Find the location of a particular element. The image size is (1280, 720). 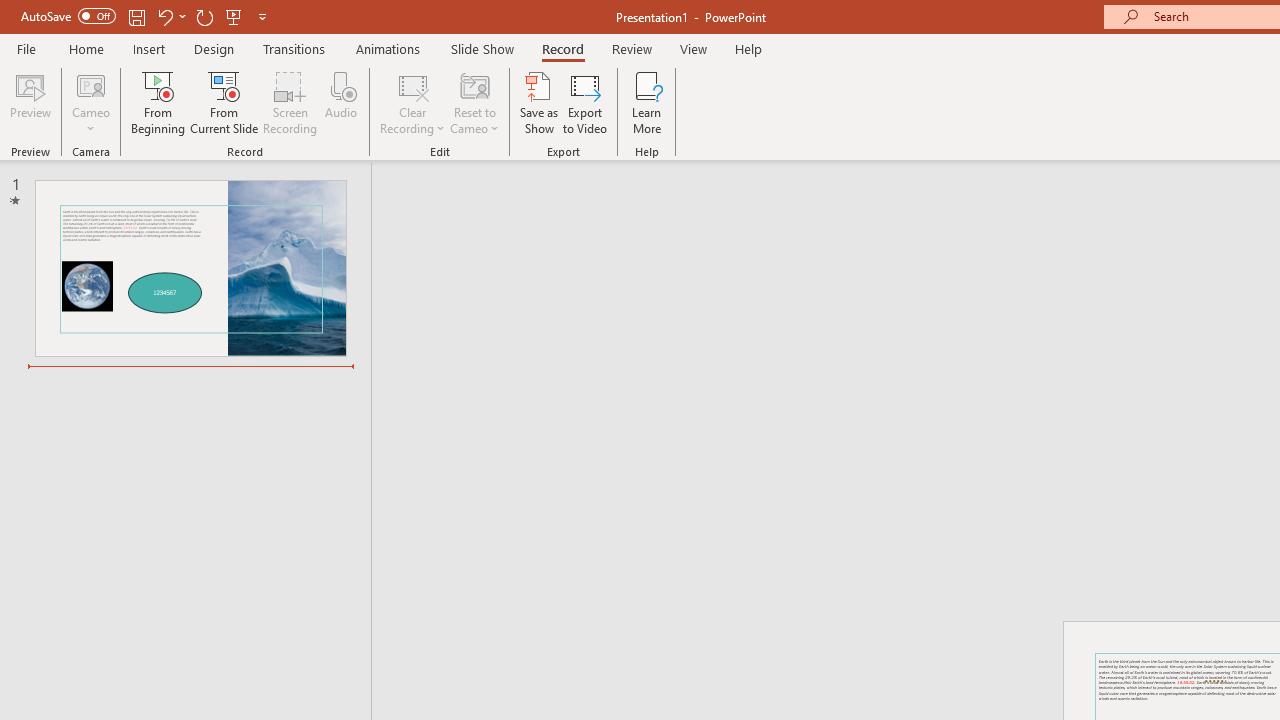

'Customize Quick Access Toolbar' is located at coordinates (262, 16).